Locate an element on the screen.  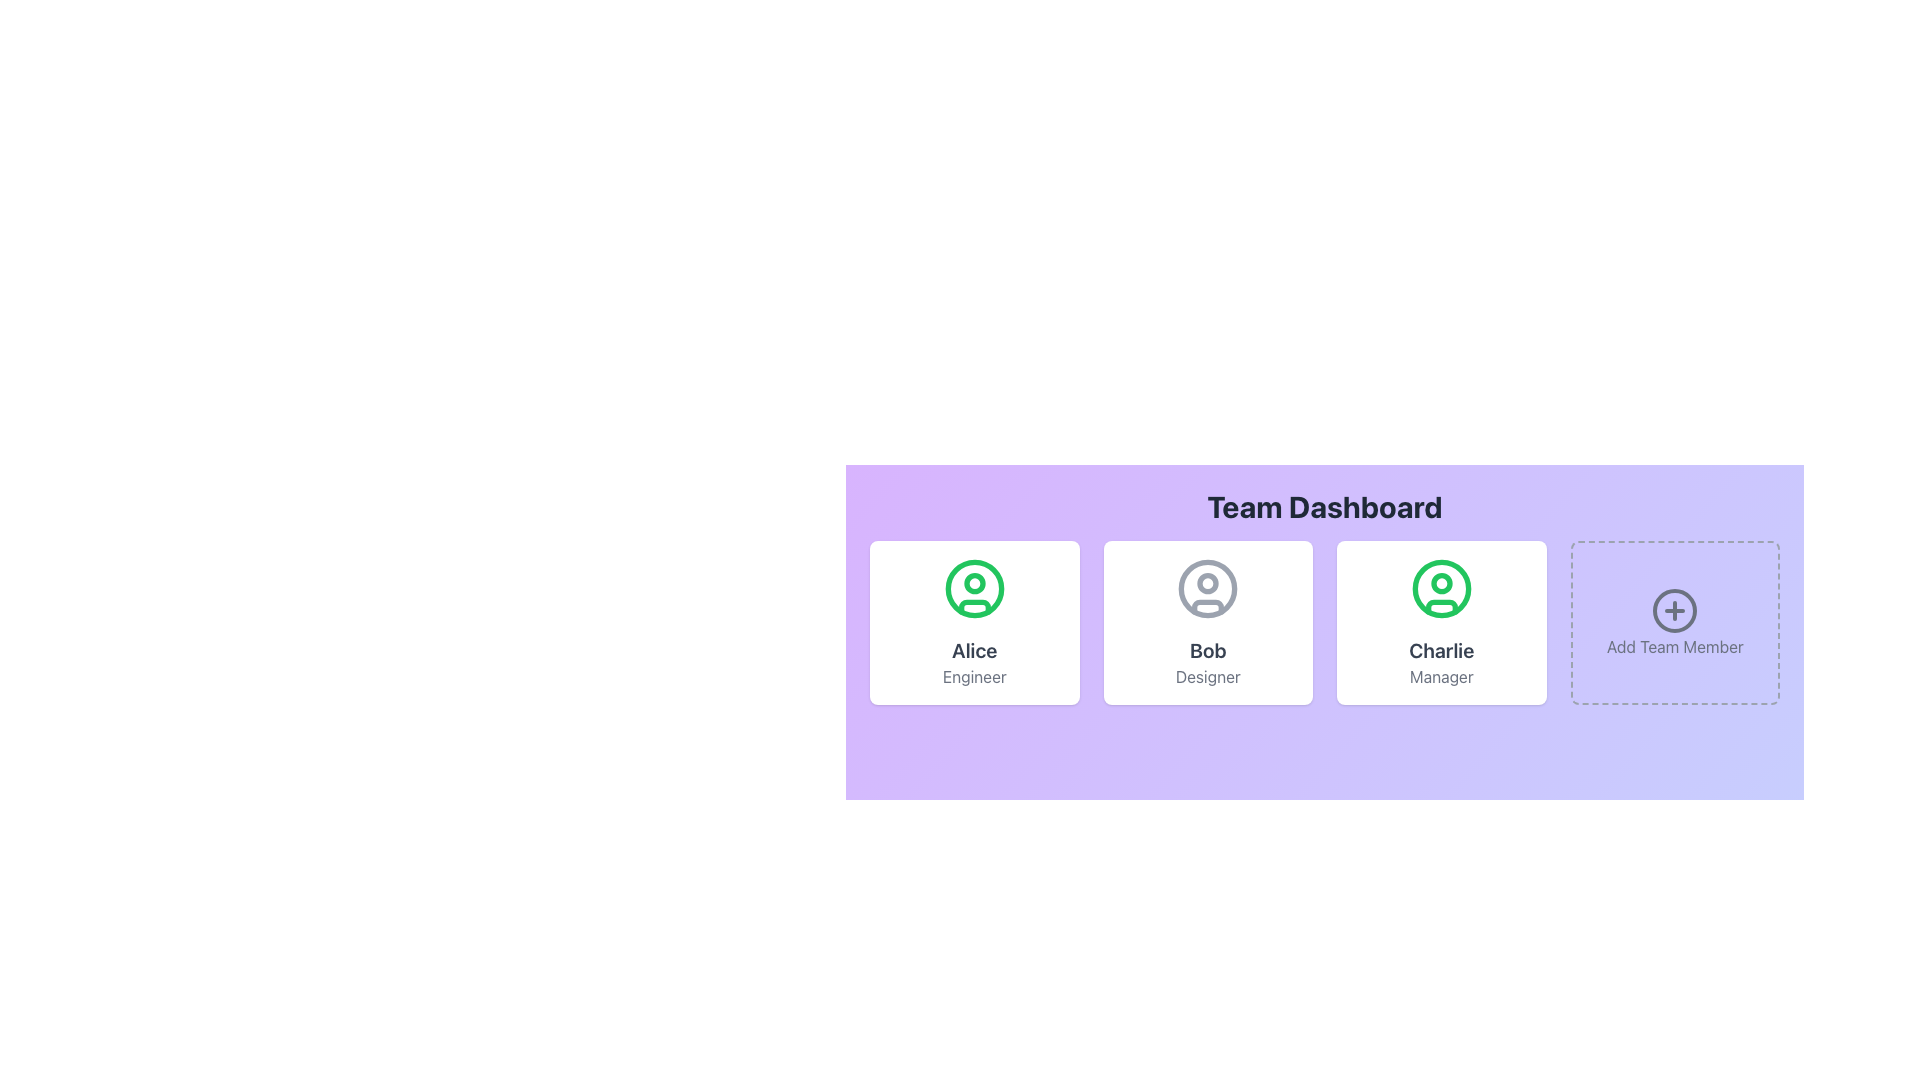
the Profile Card representing team member Alice, who is an Engineer, positioned as the leftmost card in the grid layout is located at coordinates (974, 622).